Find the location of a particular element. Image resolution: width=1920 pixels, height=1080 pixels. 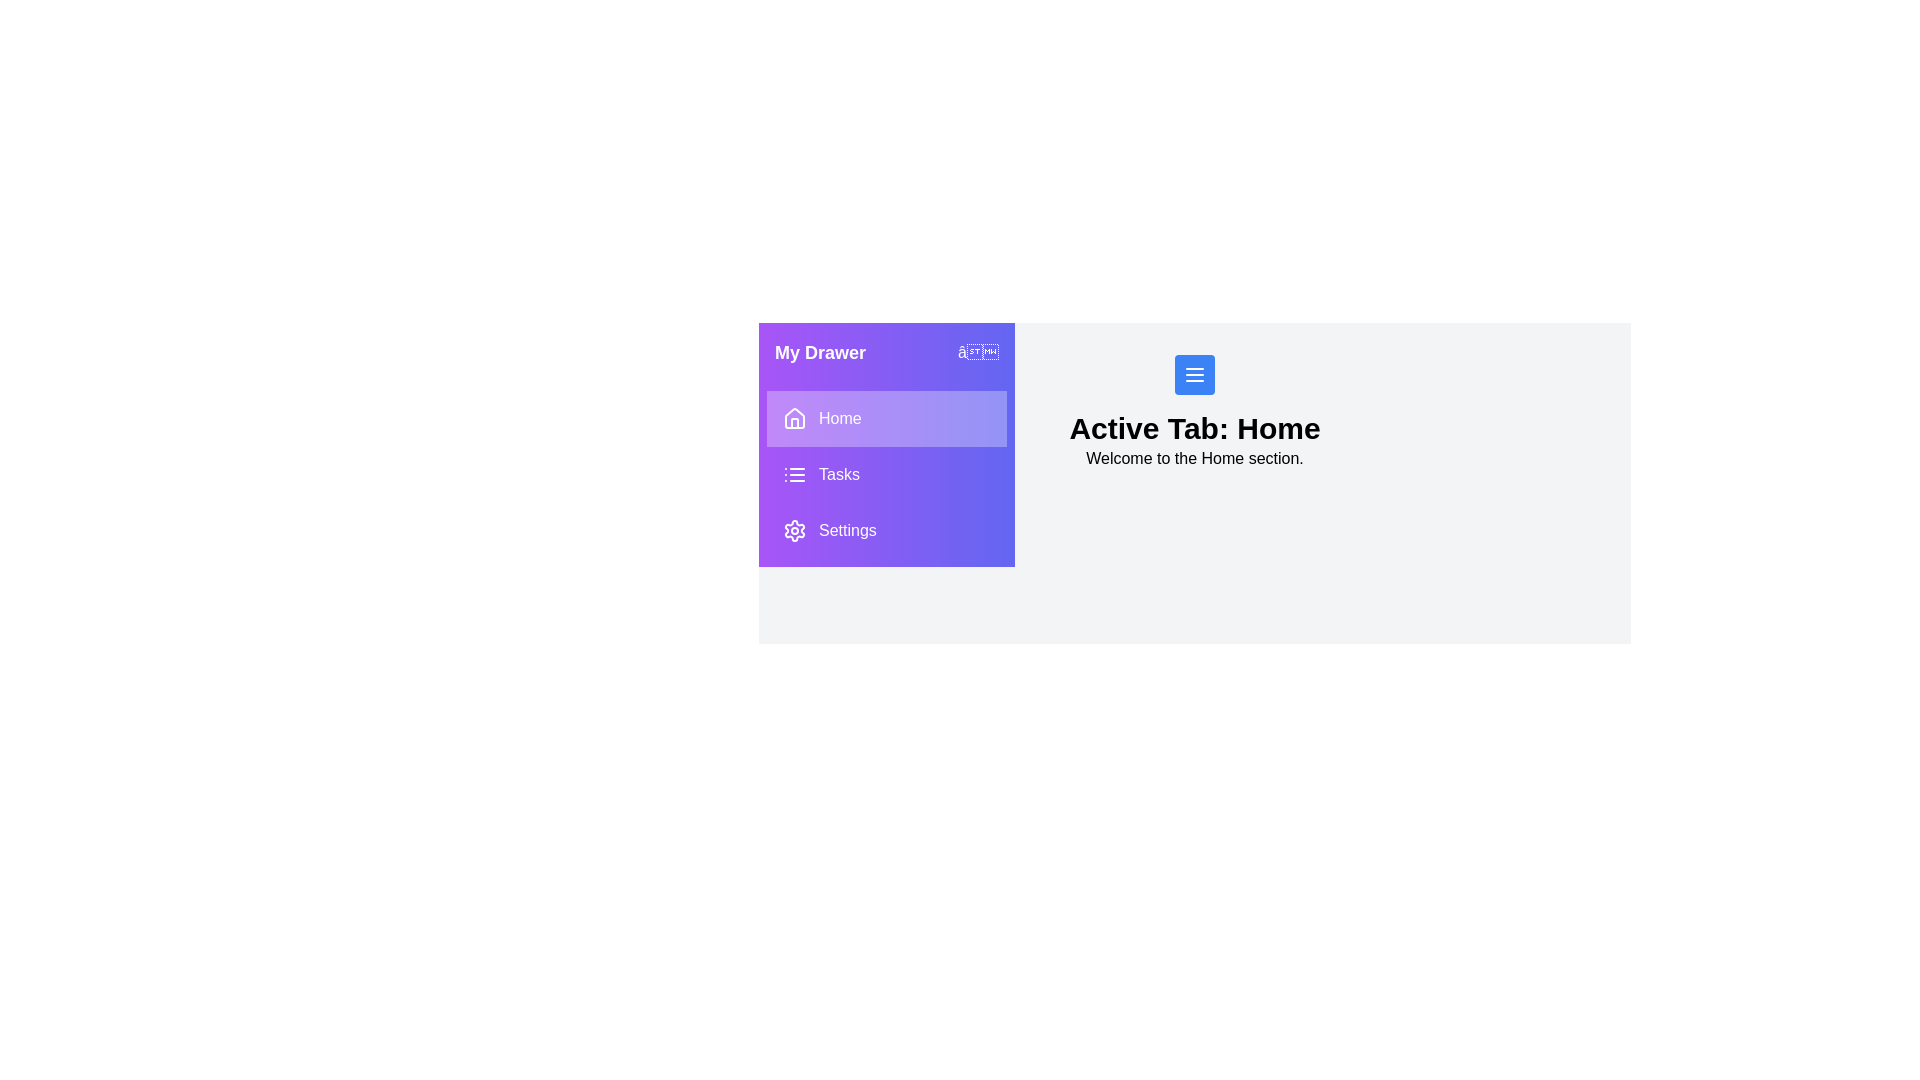

the close button to hide the drawer is located at coordinates (978, 352).